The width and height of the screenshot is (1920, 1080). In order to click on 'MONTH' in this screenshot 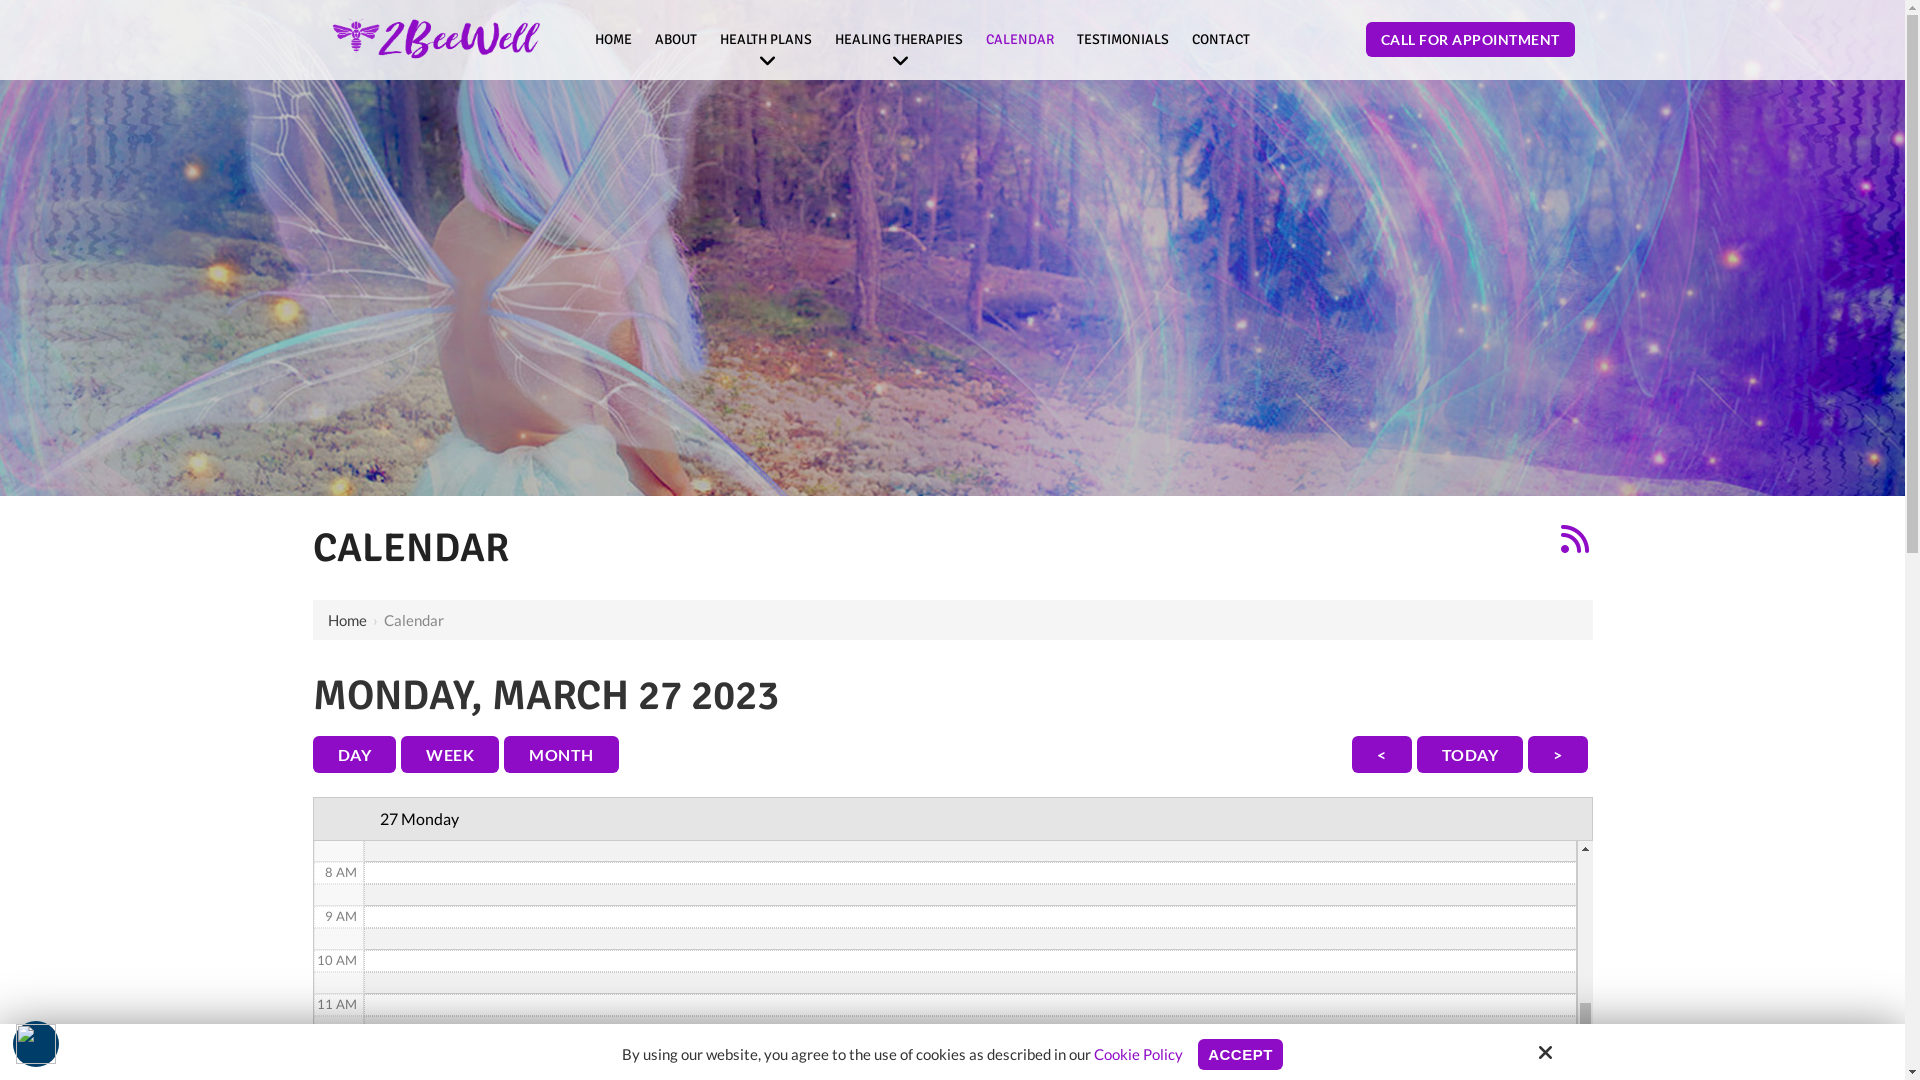, I will do `click(504, 754)`.